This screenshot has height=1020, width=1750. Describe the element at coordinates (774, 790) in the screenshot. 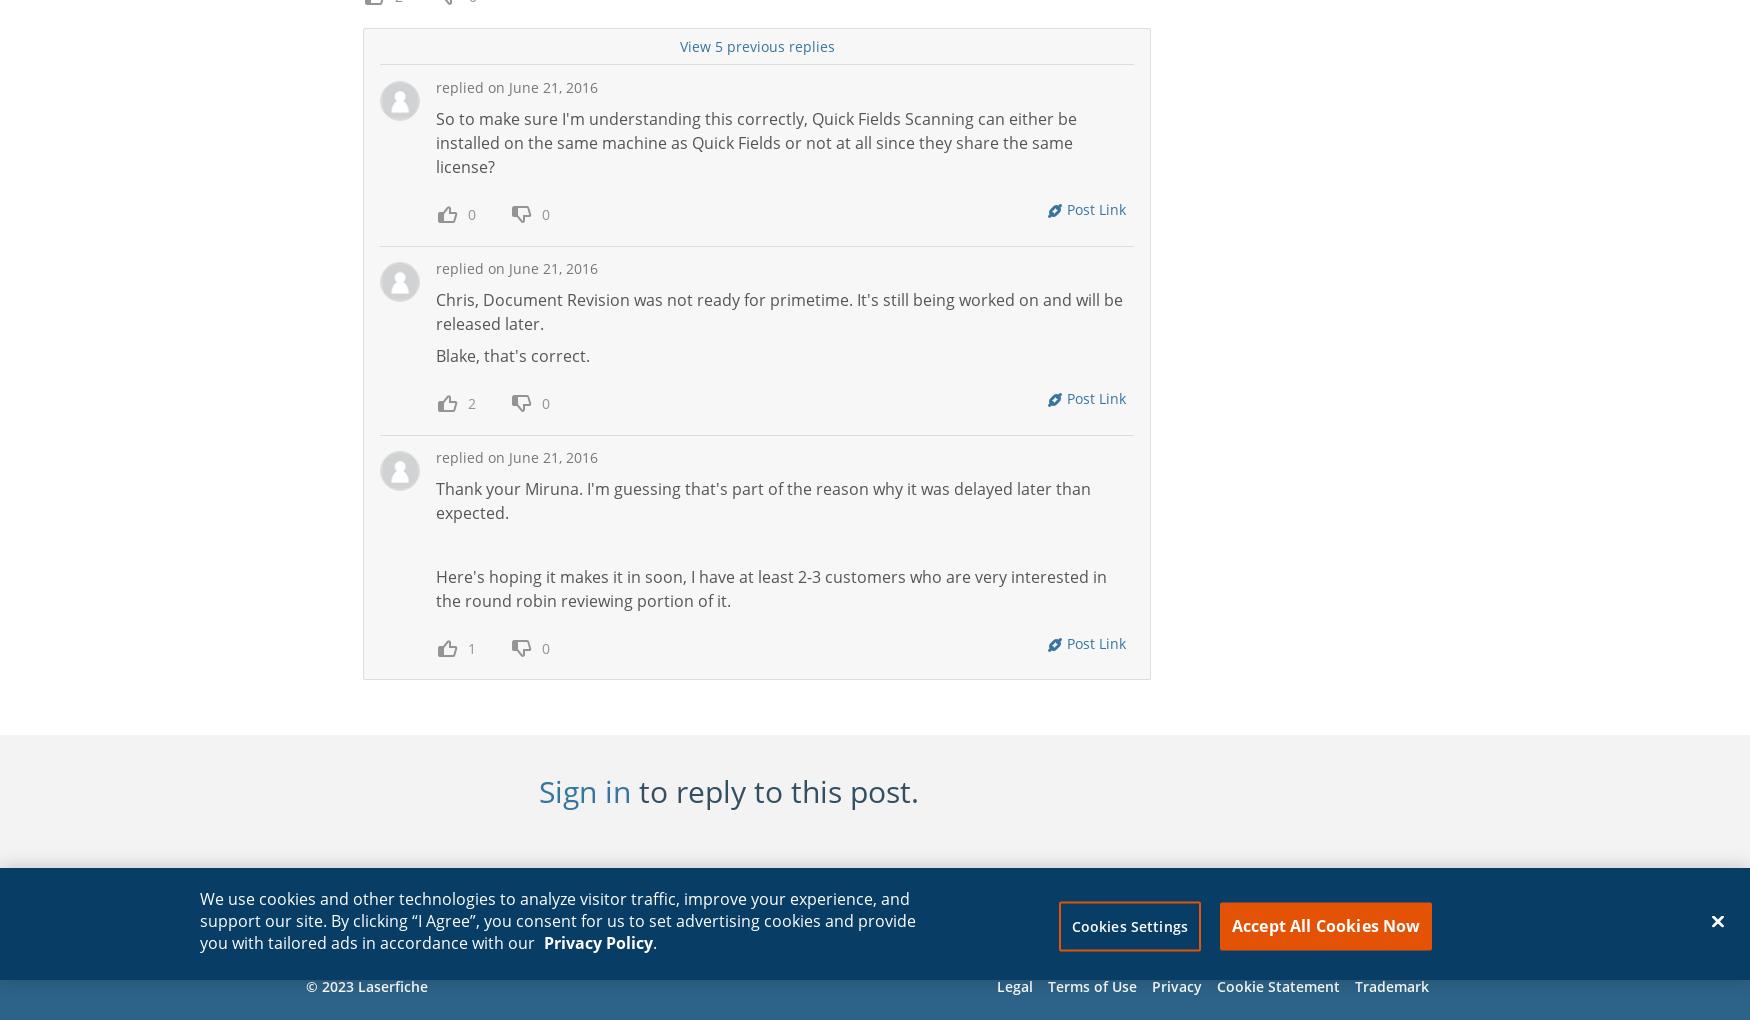

I see `'to reply to this post.'` at that location.